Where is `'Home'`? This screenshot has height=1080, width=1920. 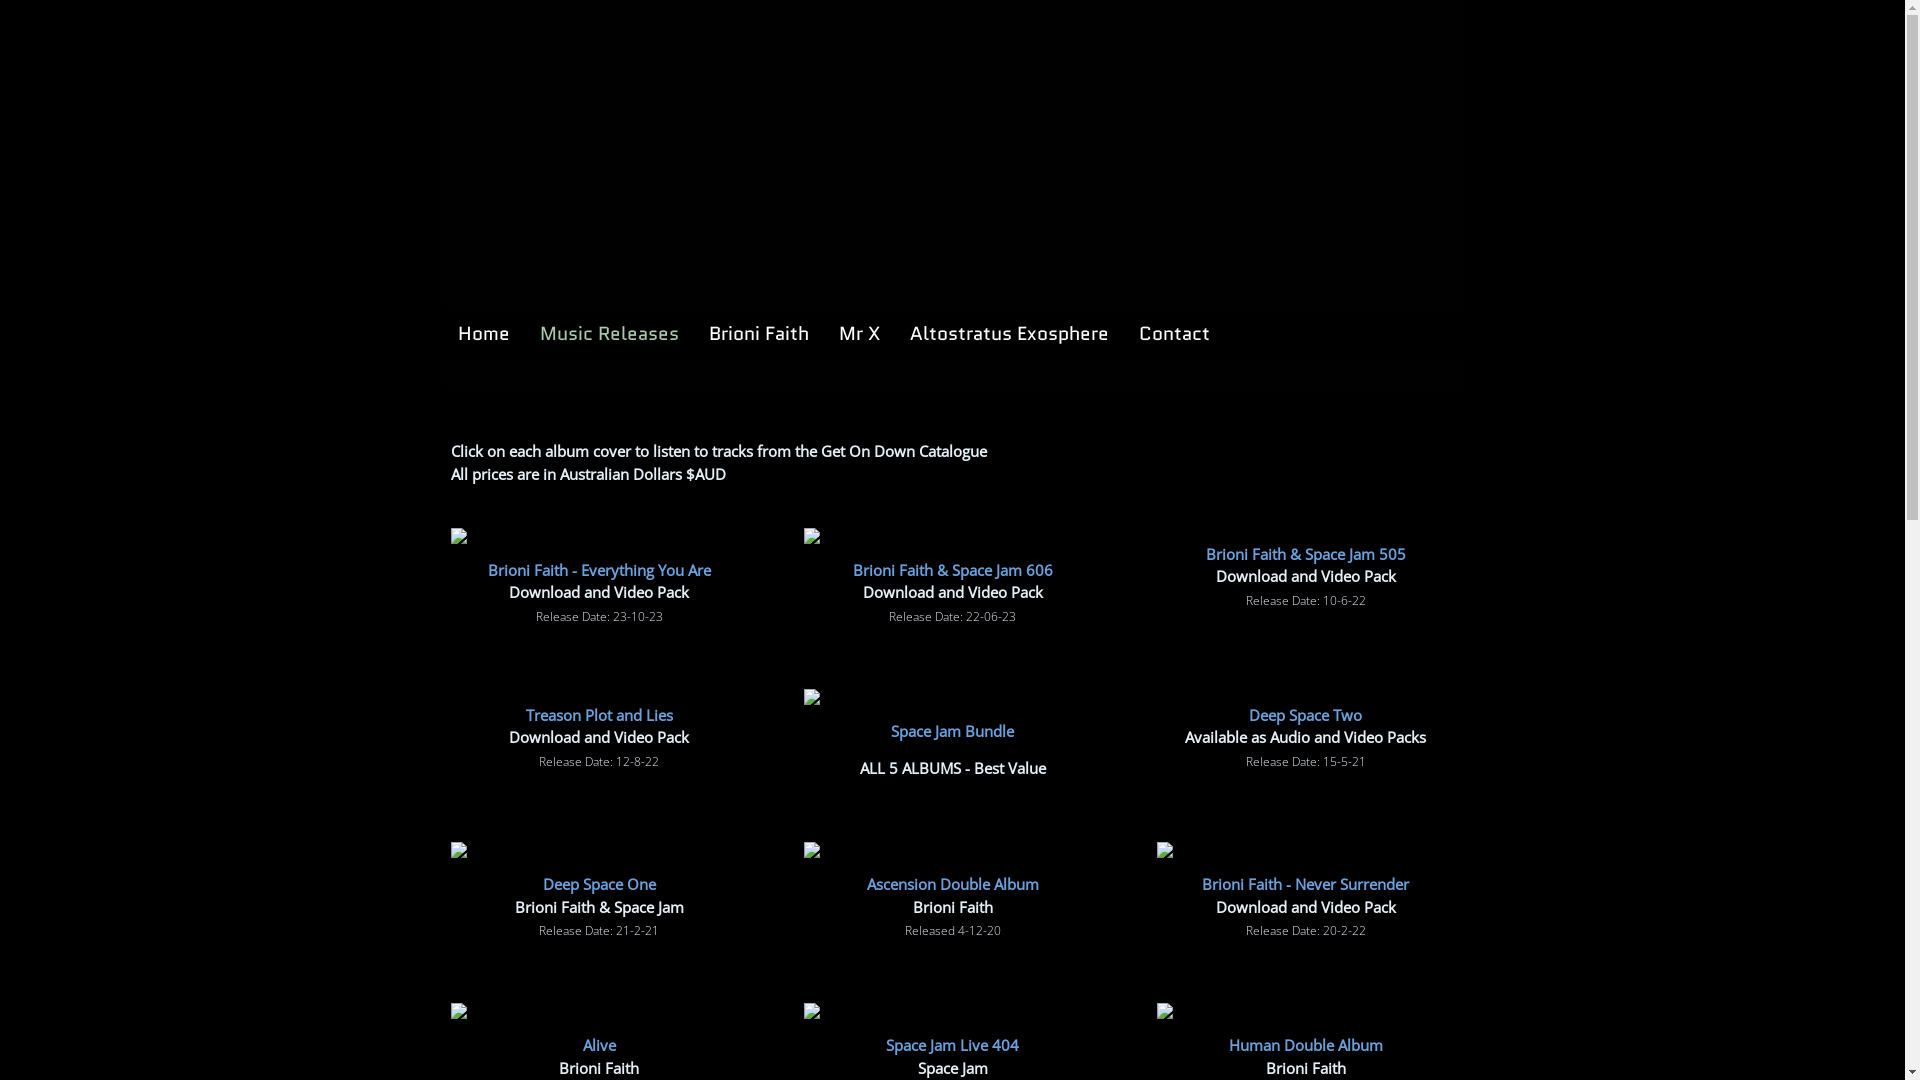
'Home' is located at coordinates (483, 333).